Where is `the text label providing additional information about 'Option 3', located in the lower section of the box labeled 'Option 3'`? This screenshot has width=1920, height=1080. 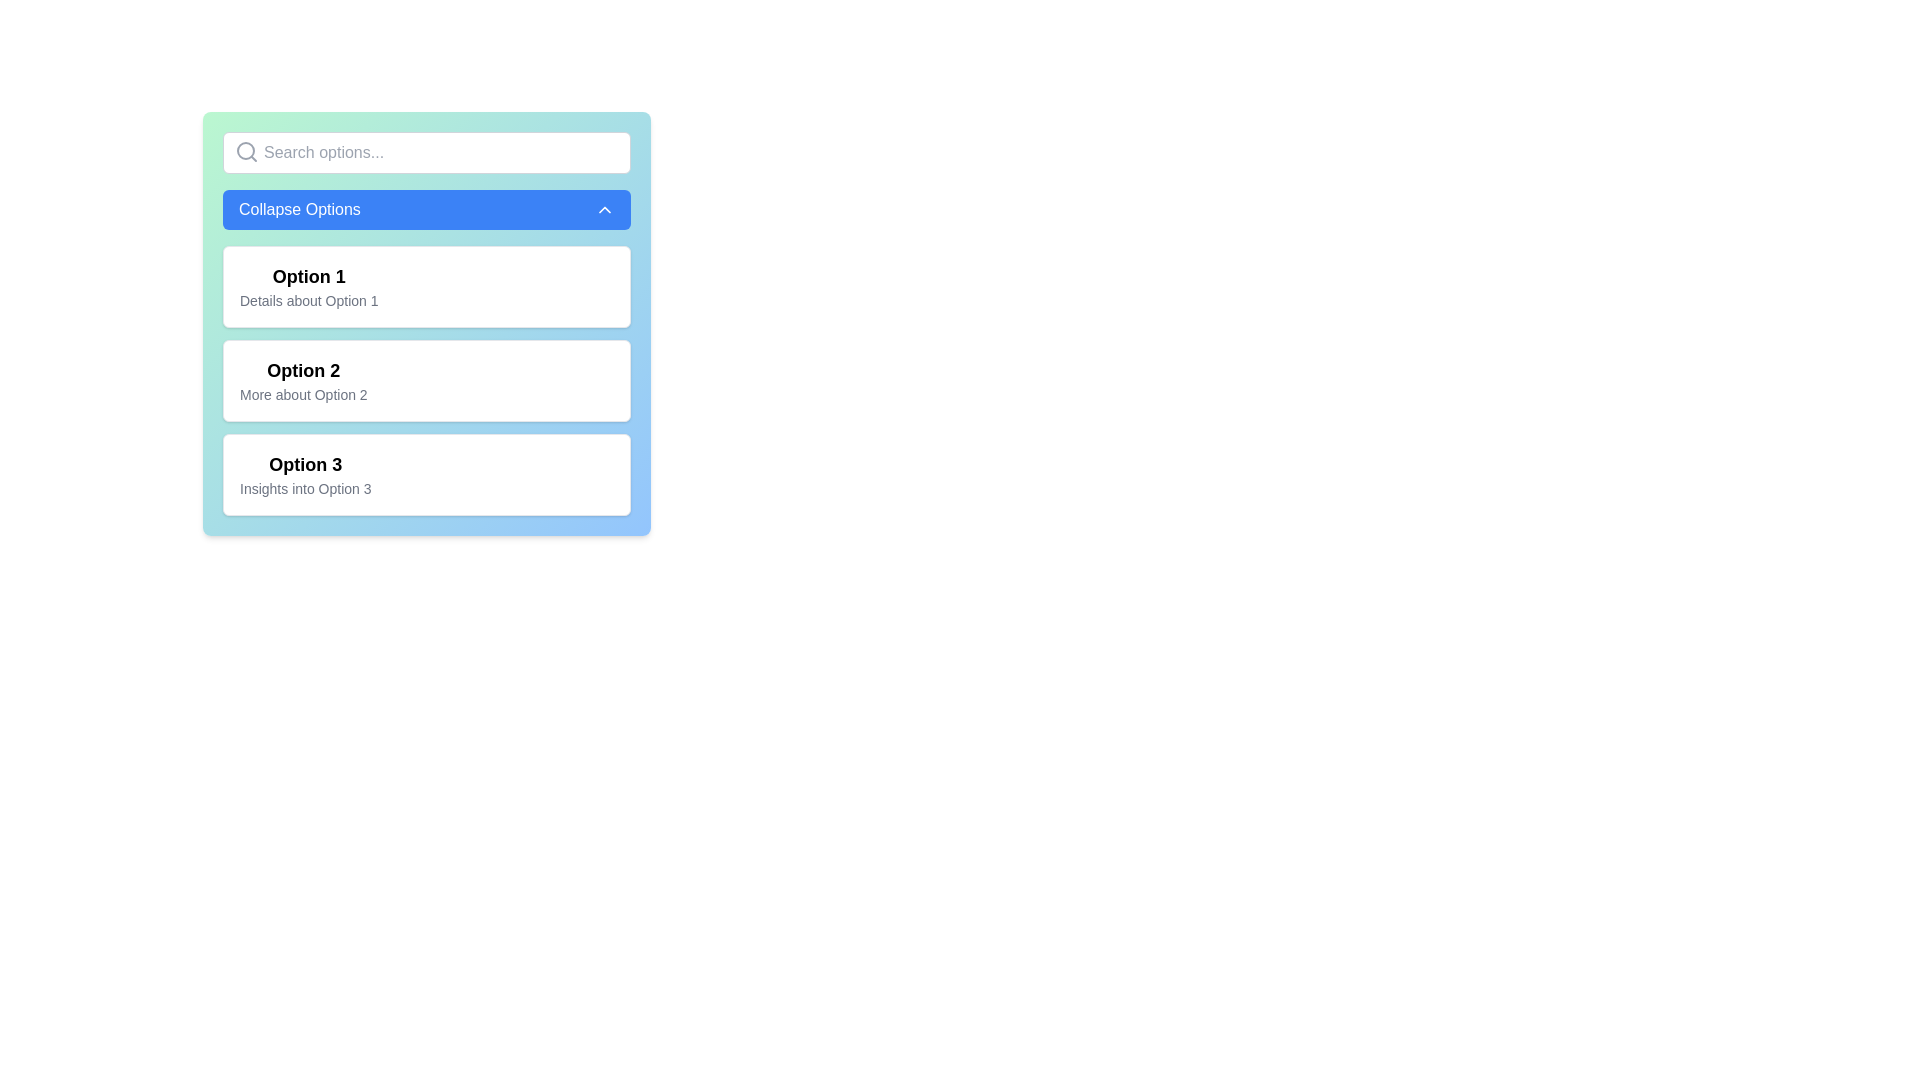 the text label providing additional information about 'Option 3', located in the lower section of the box labeled 'Option 3' is located at coordinates (304, 489).